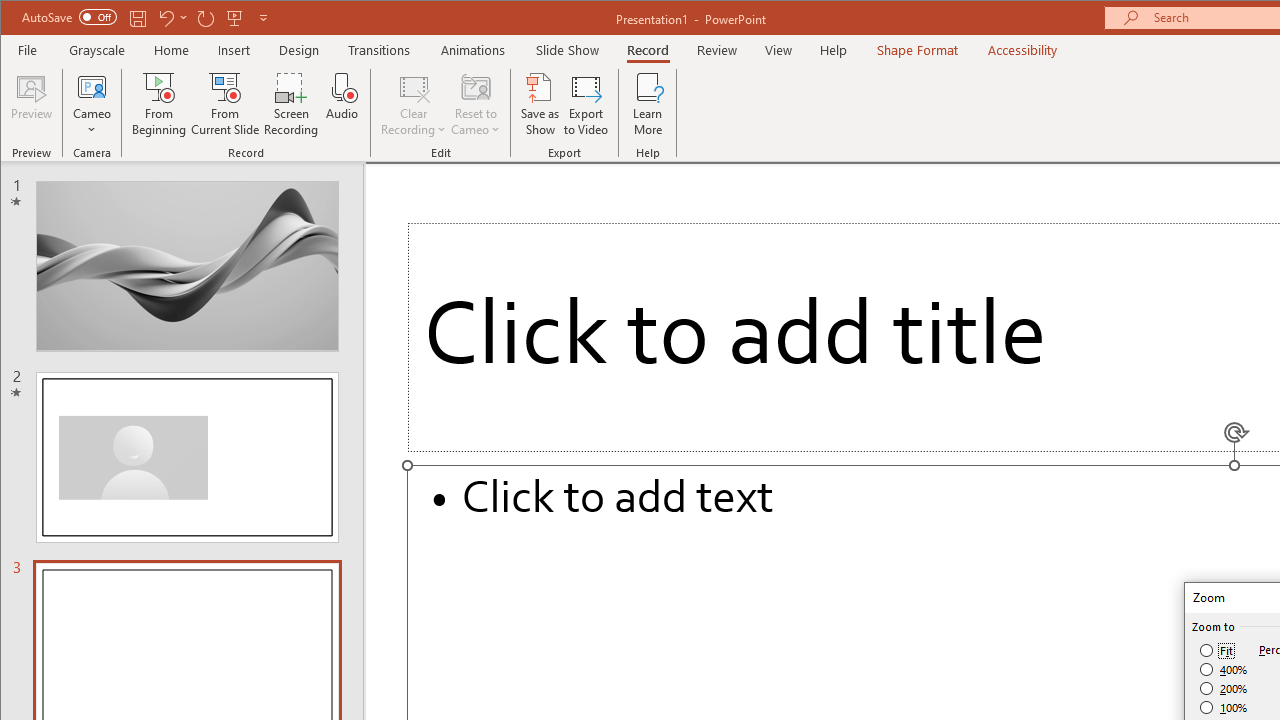 This screenshot has height=720, width=1280. I want to click on '100%', so click(1223, 706).